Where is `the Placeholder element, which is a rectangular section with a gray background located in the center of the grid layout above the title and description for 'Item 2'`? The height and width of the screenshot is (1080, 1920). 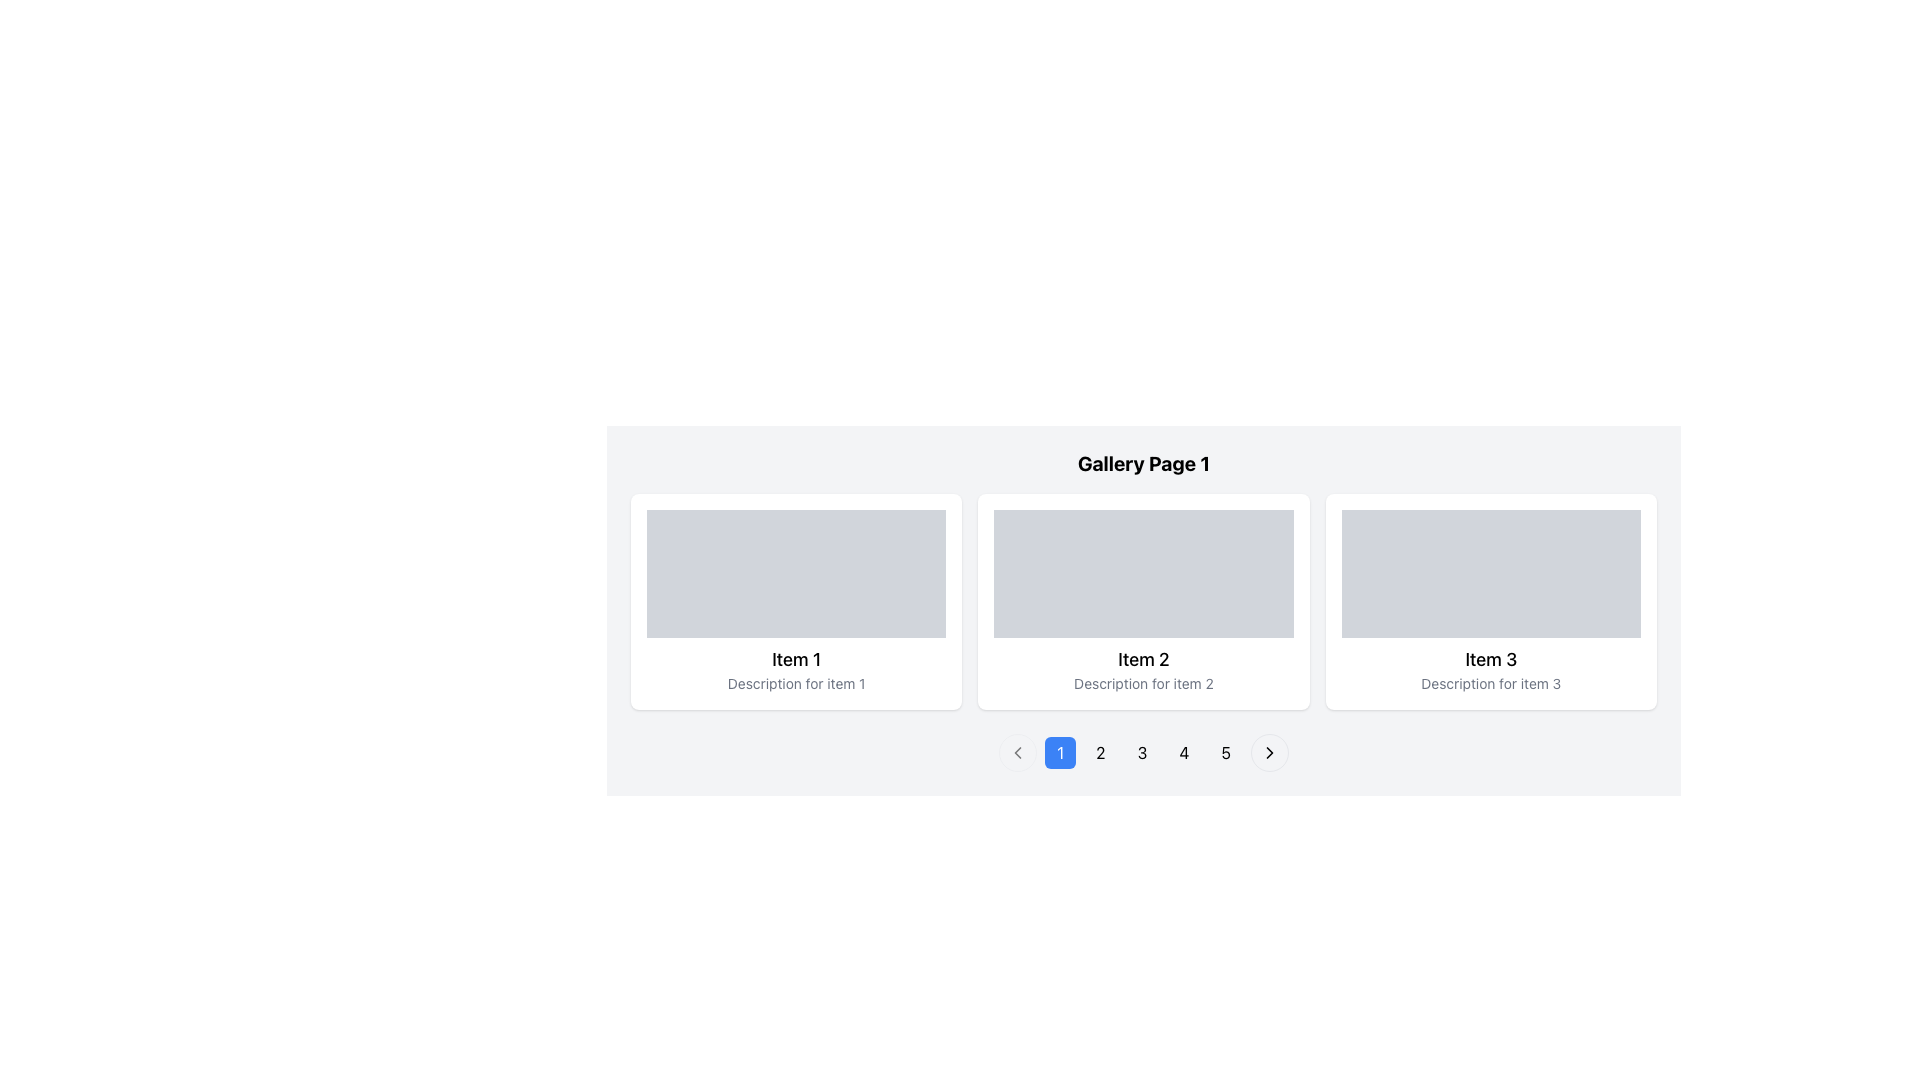 the Placeholder element, which is a rectangular section with a gray background located in the center of the grid layout above the title and description for 'Item 2' is located at coordinates (1143, 574).